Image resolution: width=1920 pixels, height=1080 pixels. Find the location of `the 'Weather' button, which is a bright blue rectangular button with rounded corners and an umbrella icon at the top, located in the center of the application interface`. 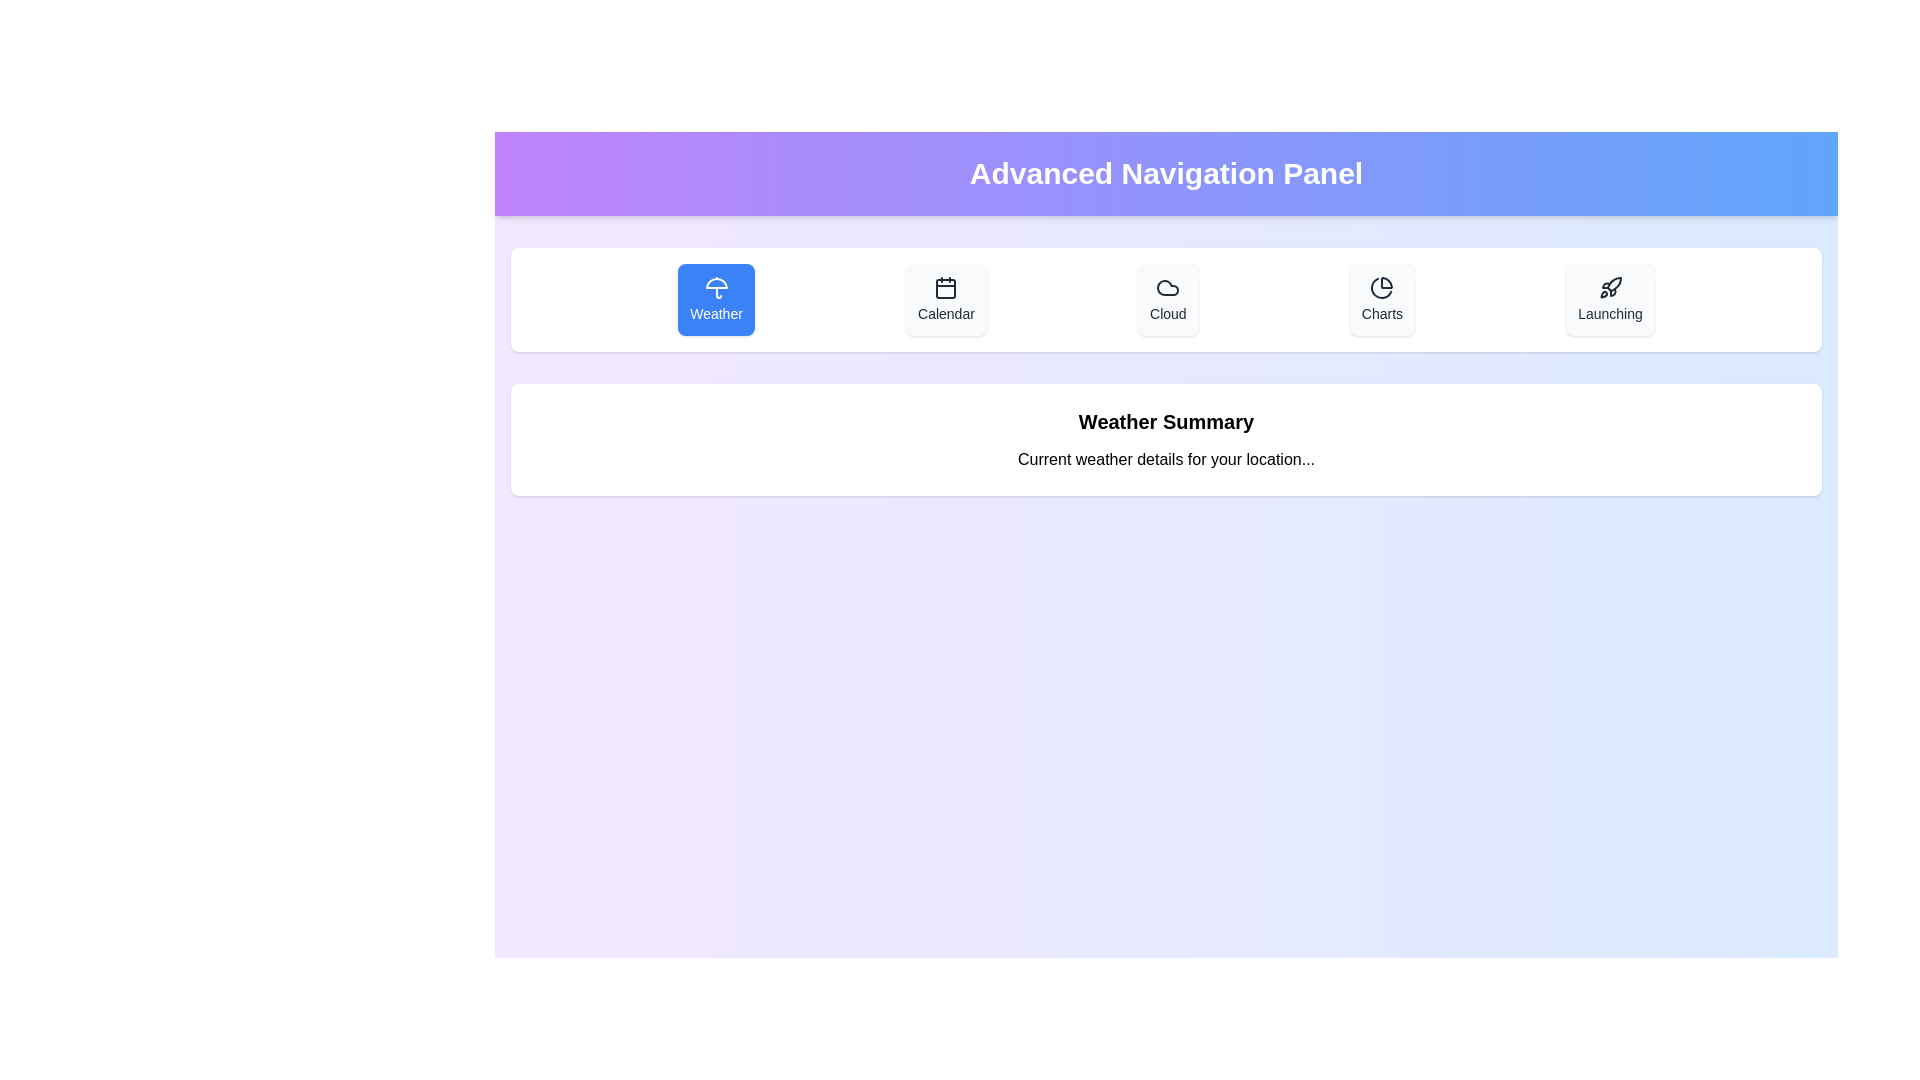

the 'Weather' button, which is a bright blue rectangular button with rounded corners and an umbrella icon at the top, located in the center of the application interface is located at coordinates (716, 300).